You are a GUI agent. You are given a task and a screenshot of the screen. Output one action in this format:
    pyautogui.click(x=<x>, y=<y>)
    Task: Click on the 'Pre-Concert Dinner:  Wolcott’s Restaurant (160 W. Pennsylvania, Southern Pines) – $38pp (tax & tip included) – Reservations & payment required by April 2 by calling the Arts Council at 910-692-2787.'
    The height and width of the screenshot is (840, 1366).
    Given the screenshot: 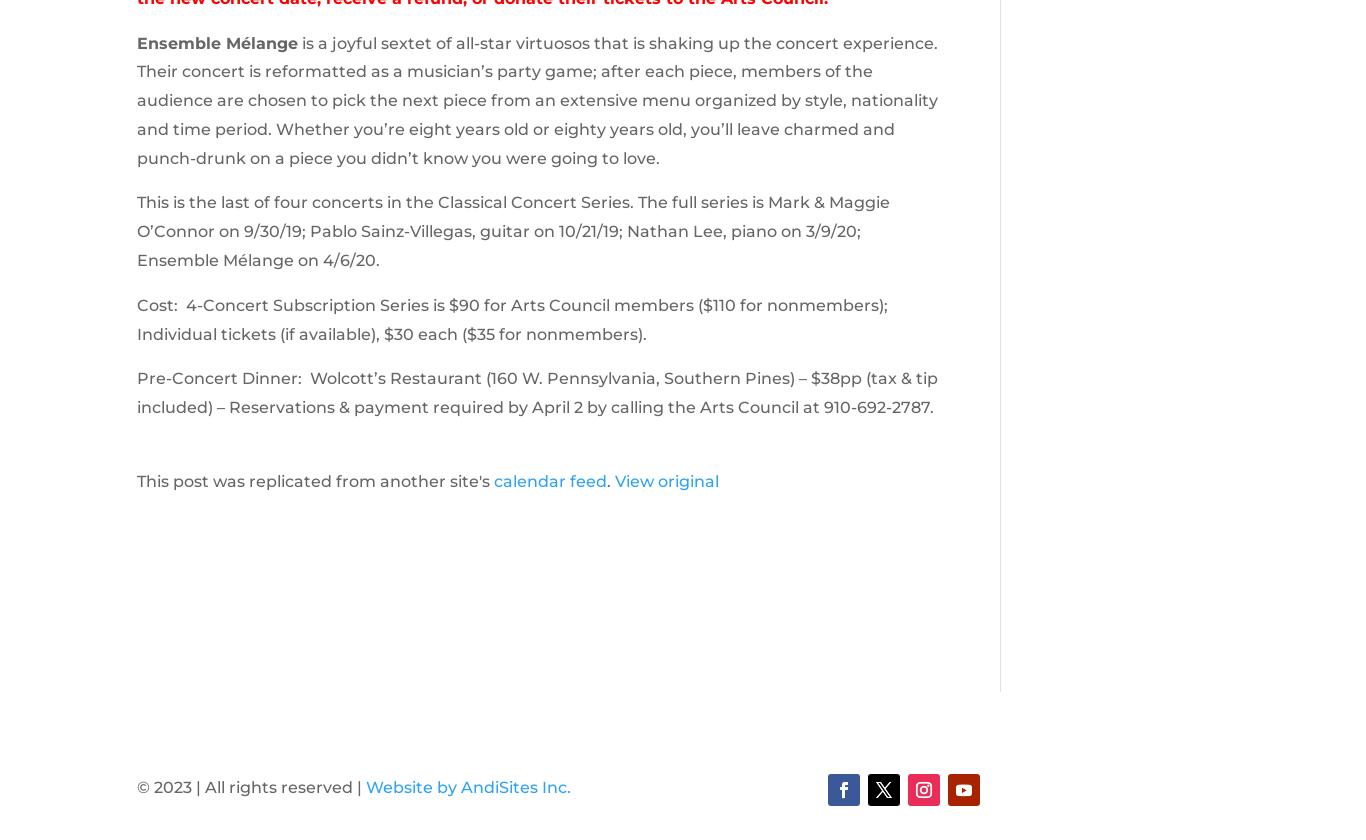 What is the action you would take?
    pyautogui.click(x=536, y=393)
    